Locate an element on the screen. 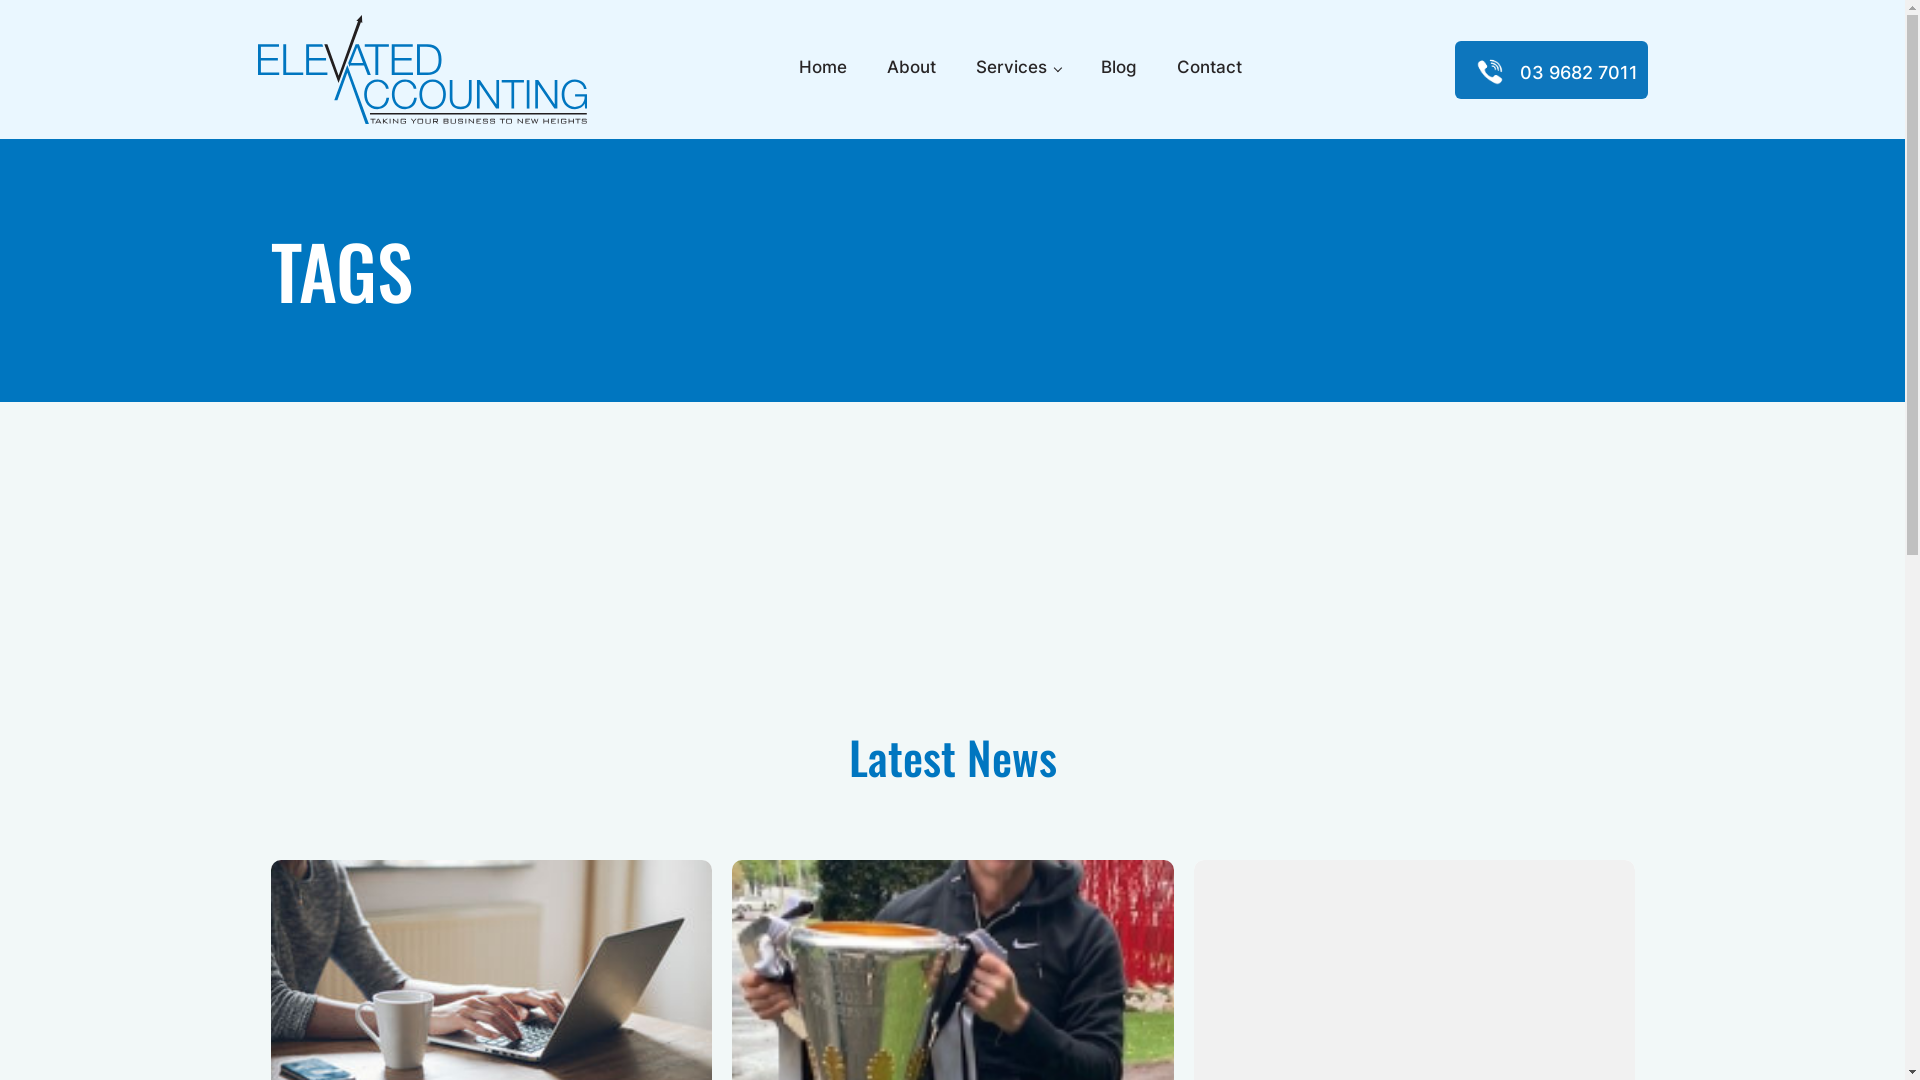 Image resolution: width=1920 pixels, height=1080 pixels. 'Home' is located at coordinates (822, 68).